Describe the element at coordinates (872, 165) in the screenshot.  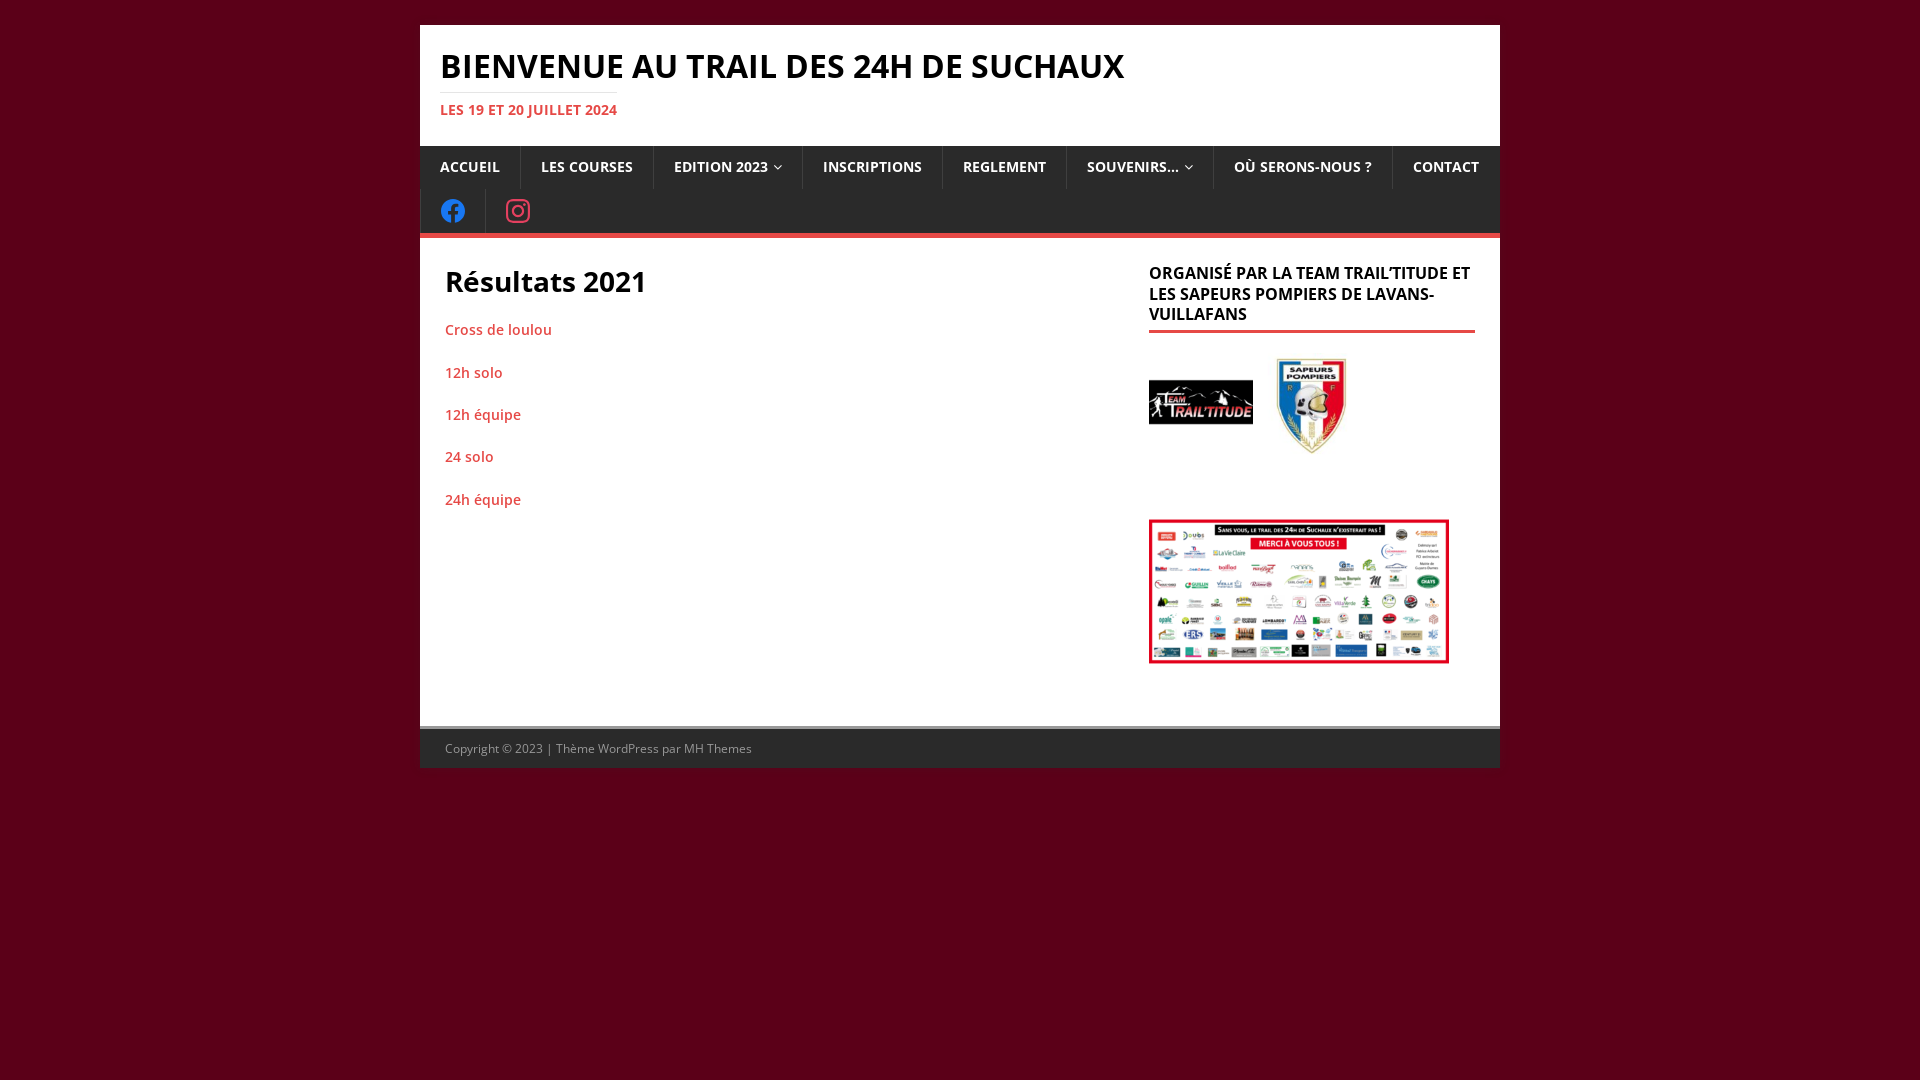
I see `'INSCRIPTIONS'` at that location.